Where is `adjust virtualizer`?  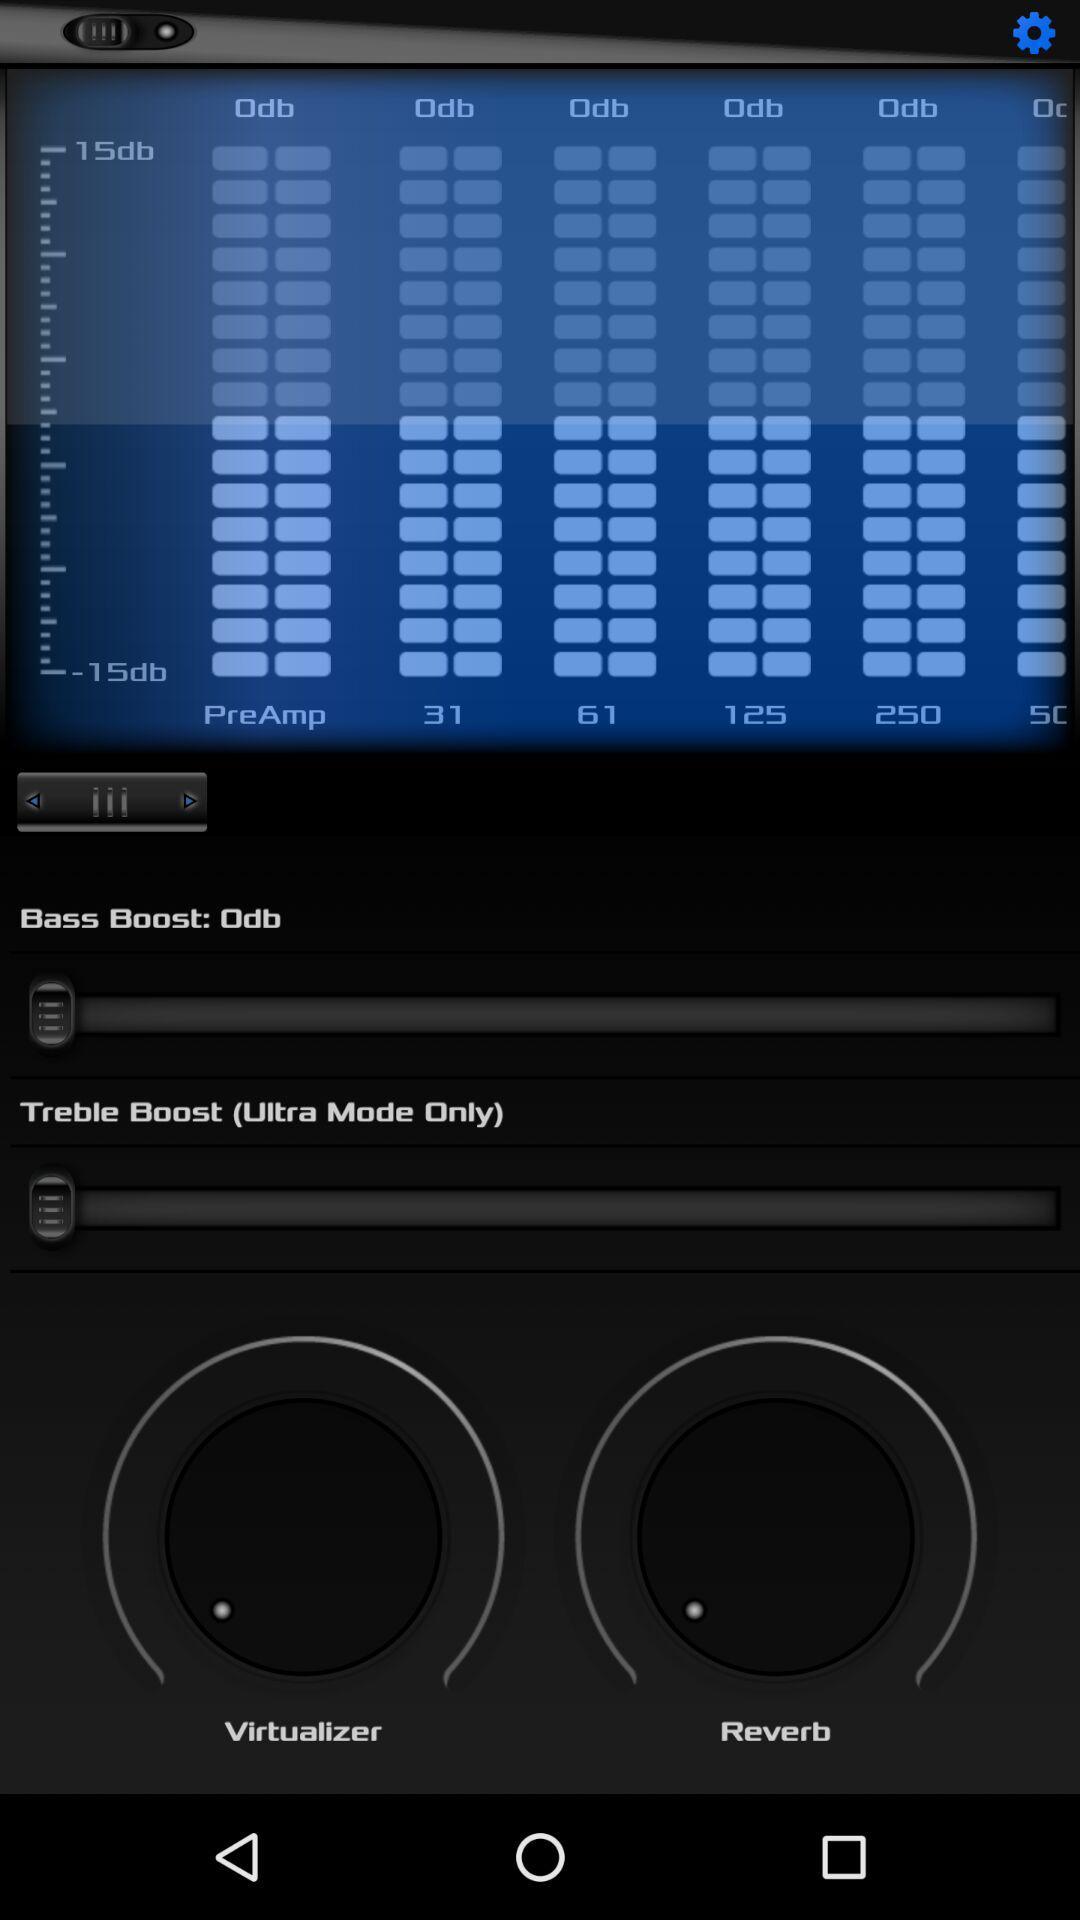
adjust virtualizer is located at coordinates (303, 1536).